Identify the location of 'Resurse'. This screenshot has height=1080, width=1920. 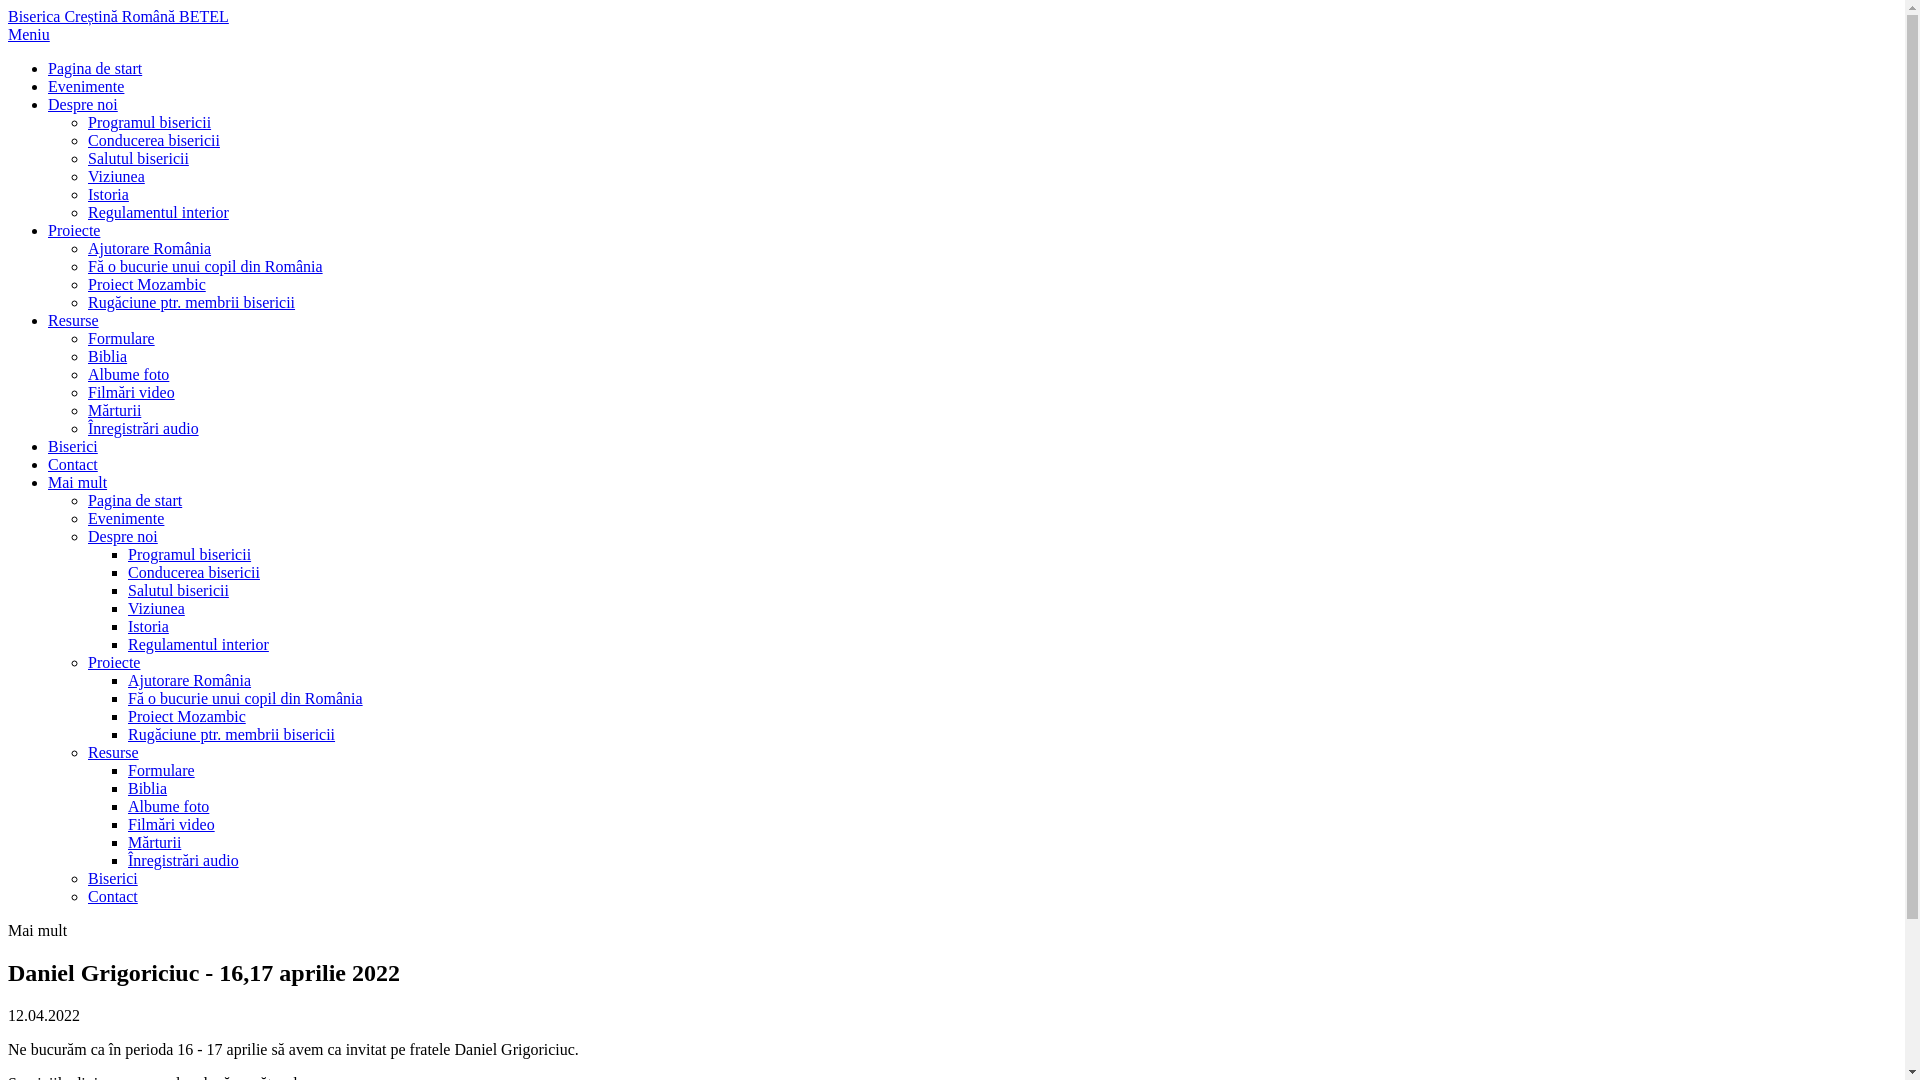
(73, 319).